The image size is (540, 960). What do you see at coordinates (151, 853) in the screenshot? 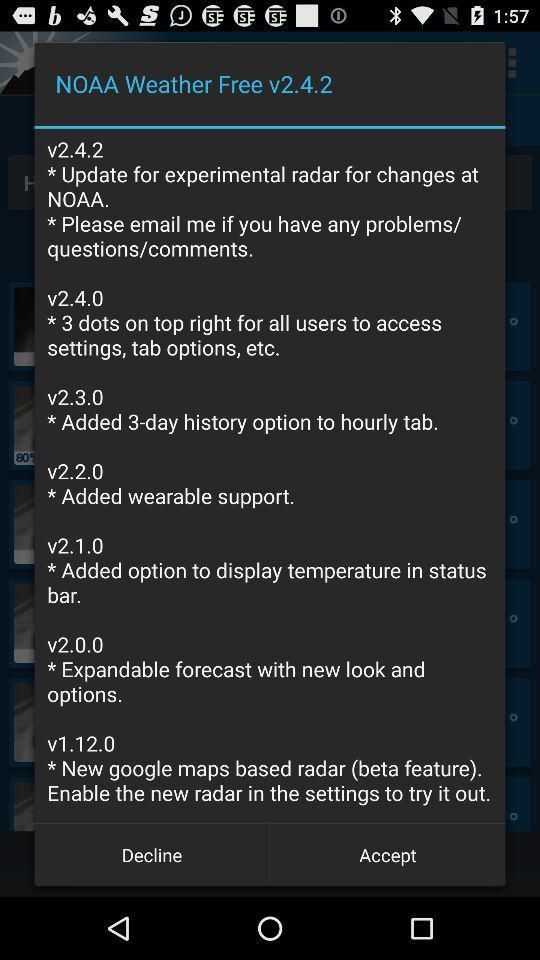
I see `button next to accept button` at bounding box center [151, 853].